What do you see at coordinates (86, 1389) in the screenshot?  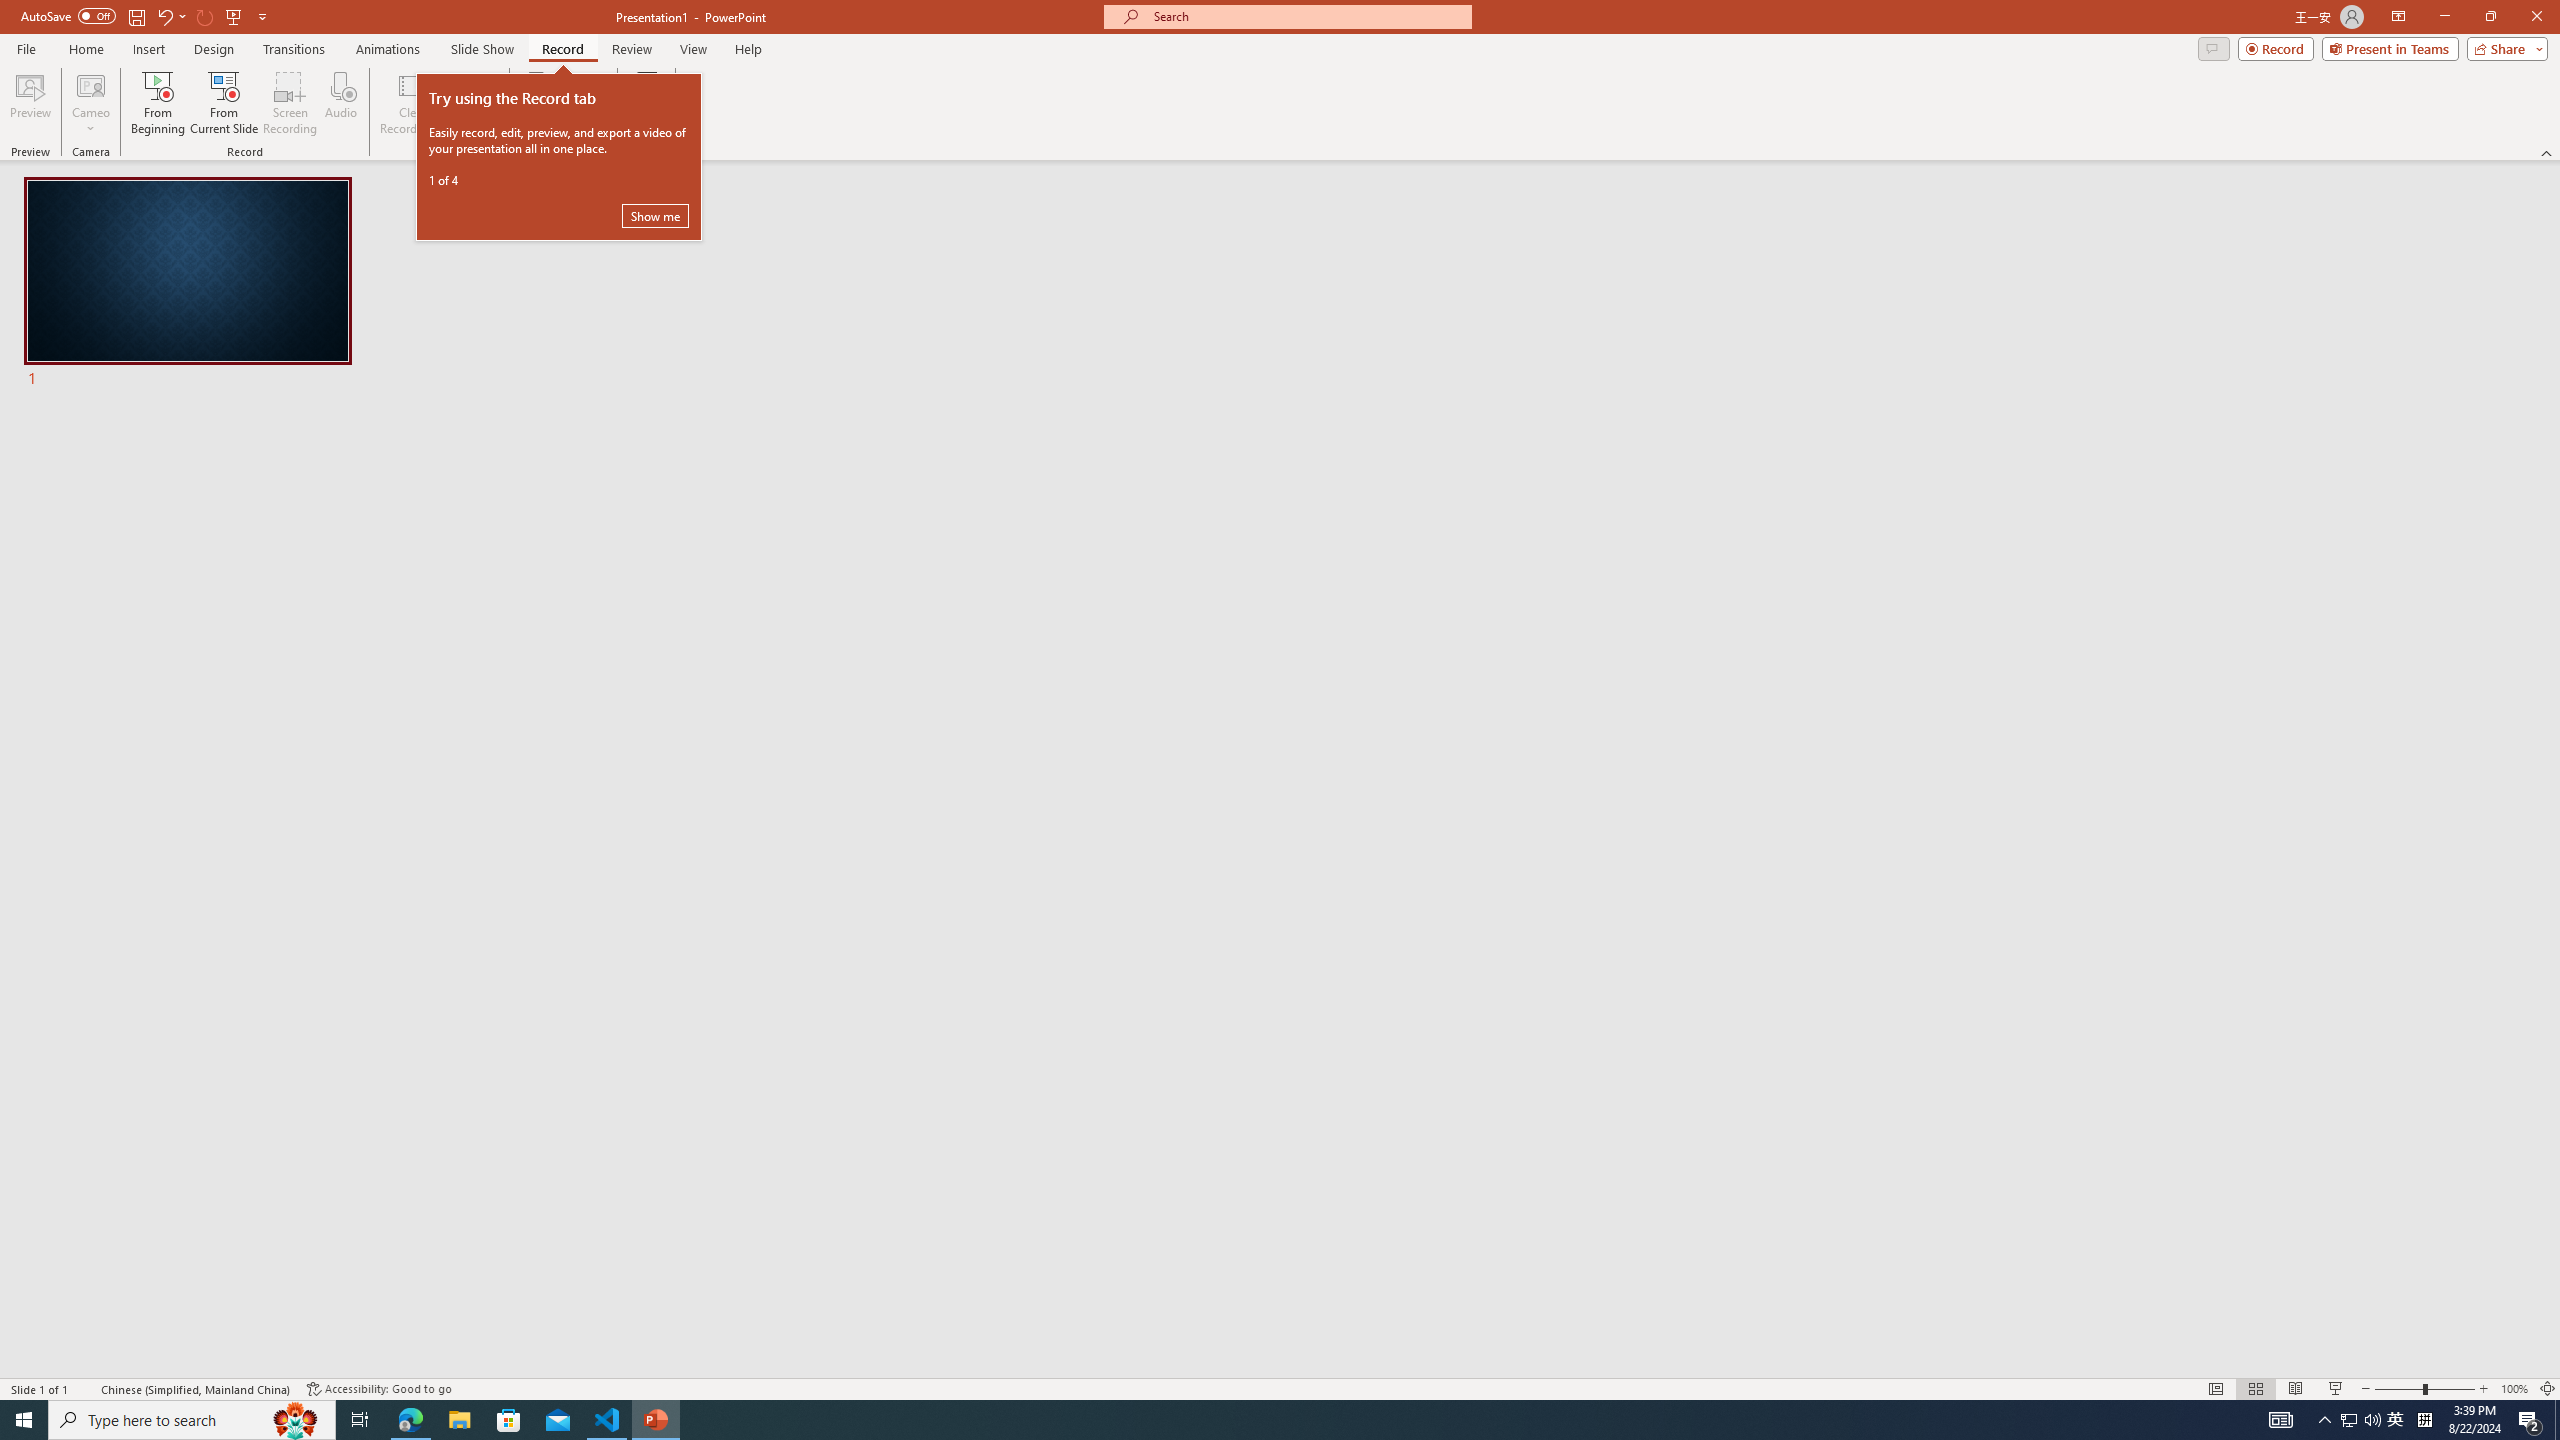 I see `'Spell Check '` at bounding box center [86, 1389].